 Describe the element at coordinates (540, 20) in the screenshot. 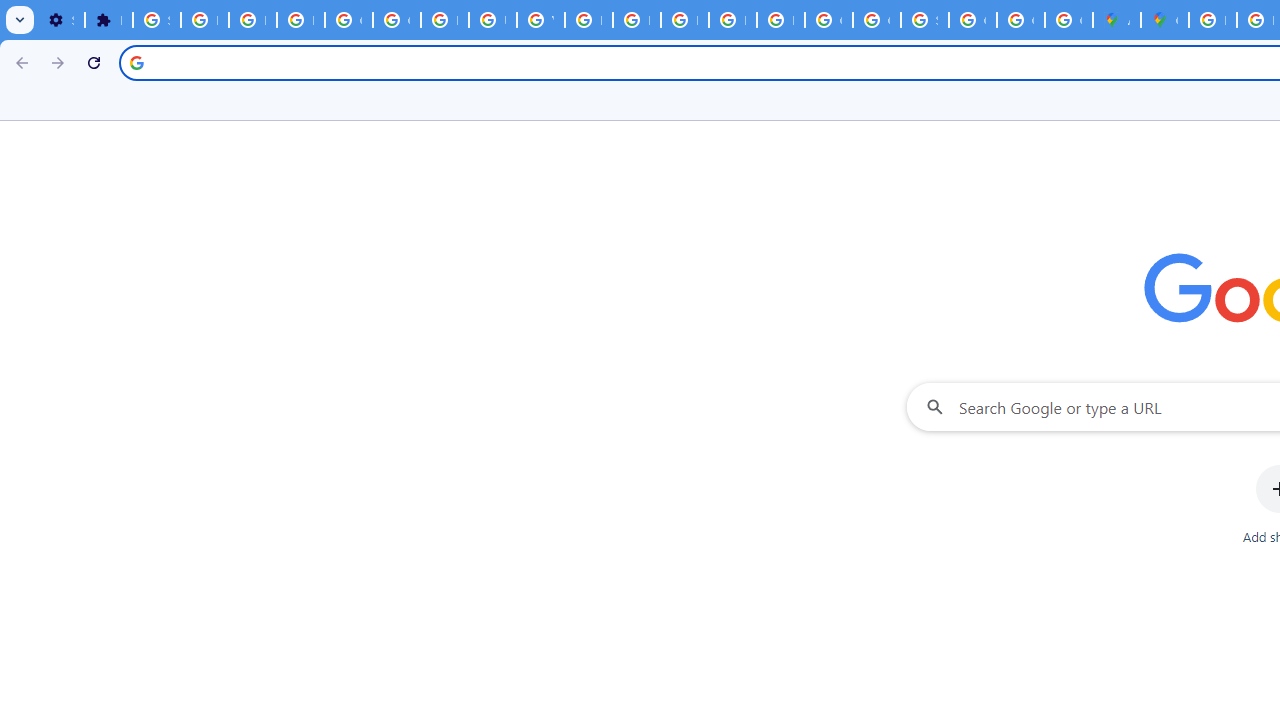

I see `'YouTube'` at that location.